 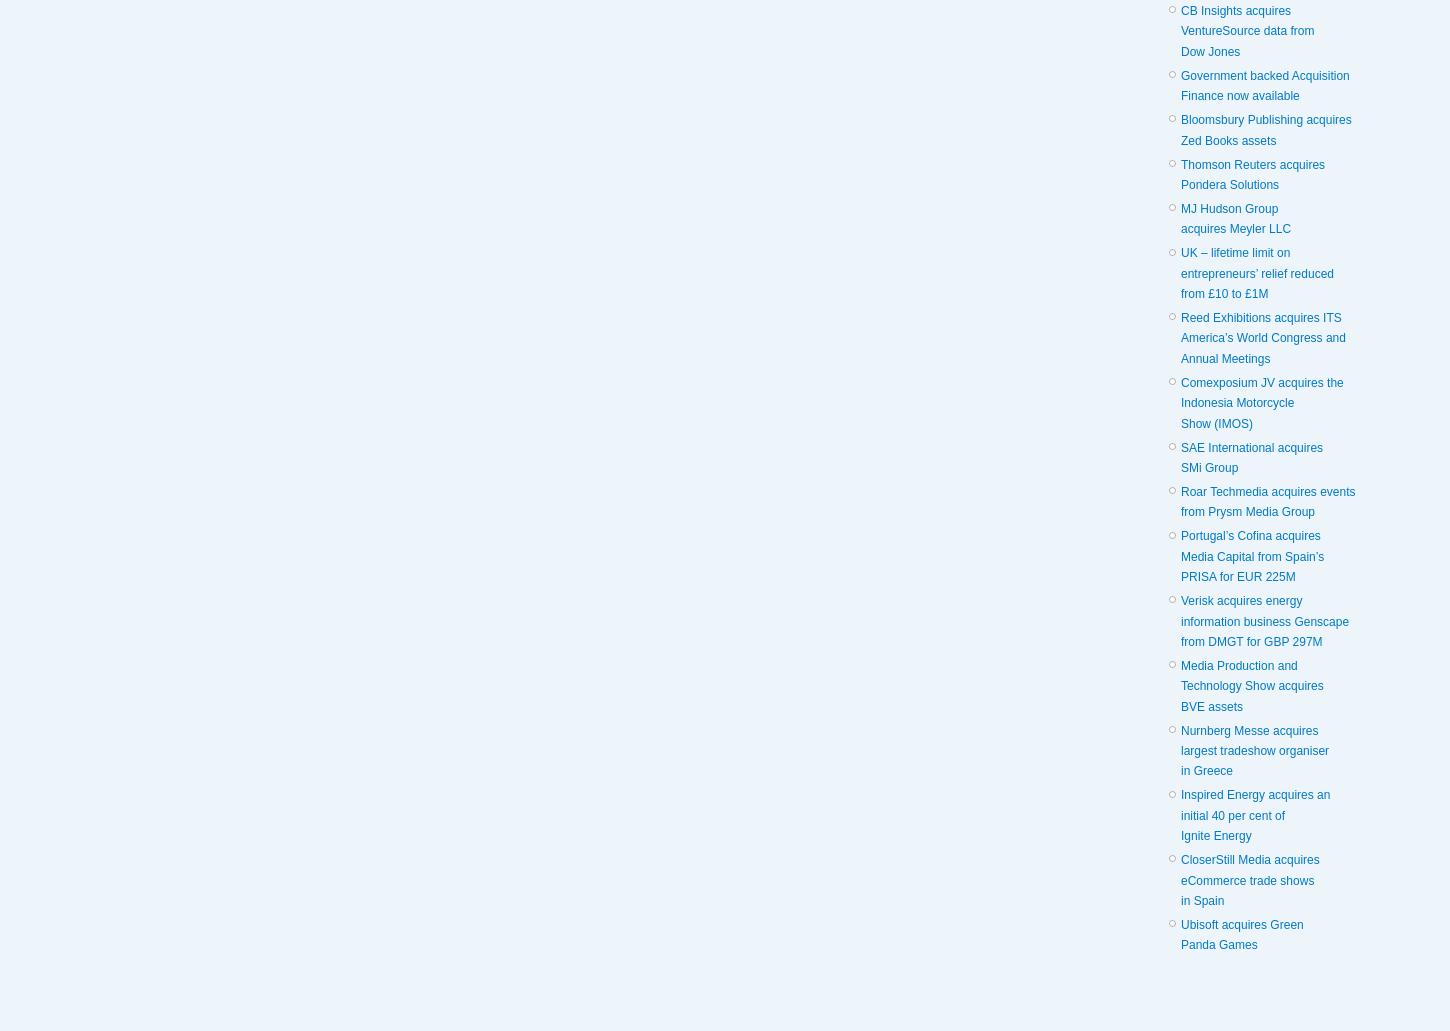 I want to click on 'Thomson Reuters acquires Pondera Solutions', so click(x=1252, y=173).